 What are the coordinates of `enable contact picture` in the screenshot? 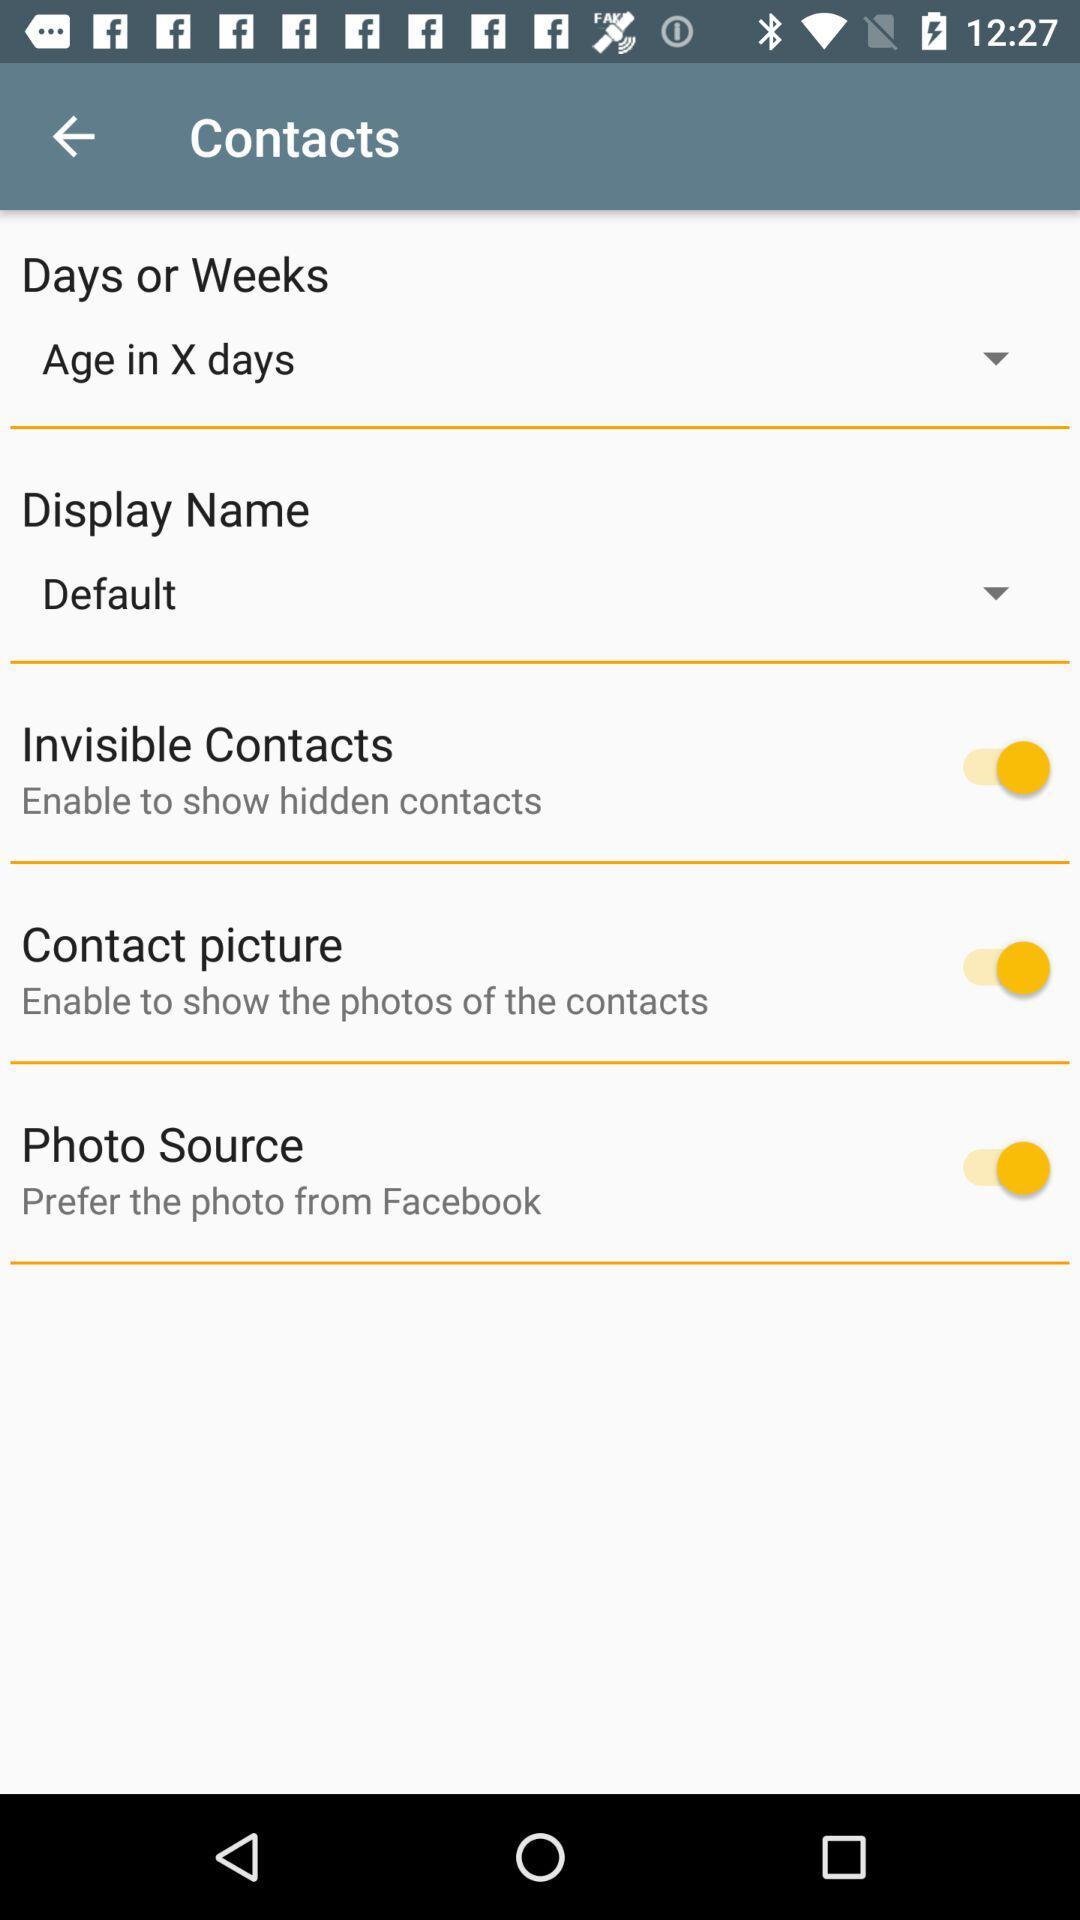 It's located at (996, 967).